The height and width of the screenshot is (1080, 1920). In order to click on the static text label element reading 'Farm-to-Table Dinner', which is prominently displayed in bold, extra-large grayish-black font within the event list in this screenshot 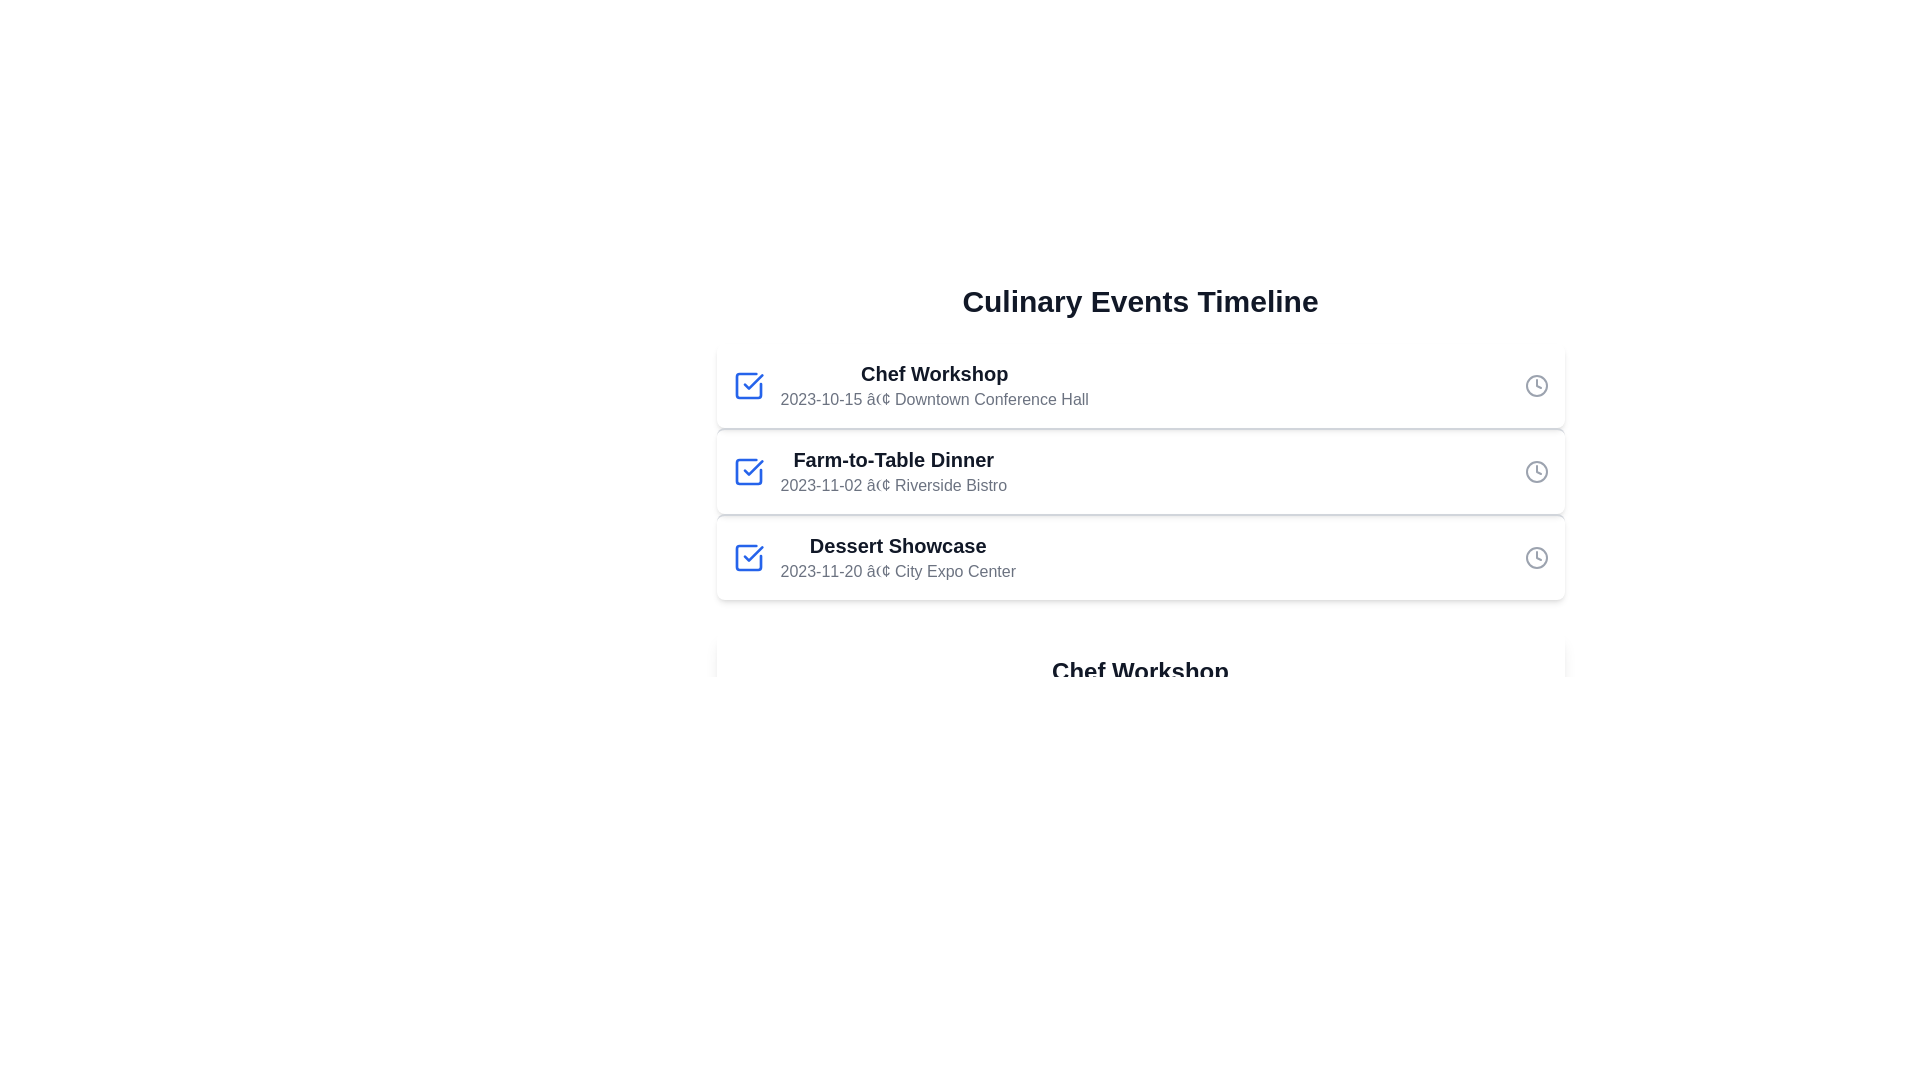, I will do `click(892, 459)`.